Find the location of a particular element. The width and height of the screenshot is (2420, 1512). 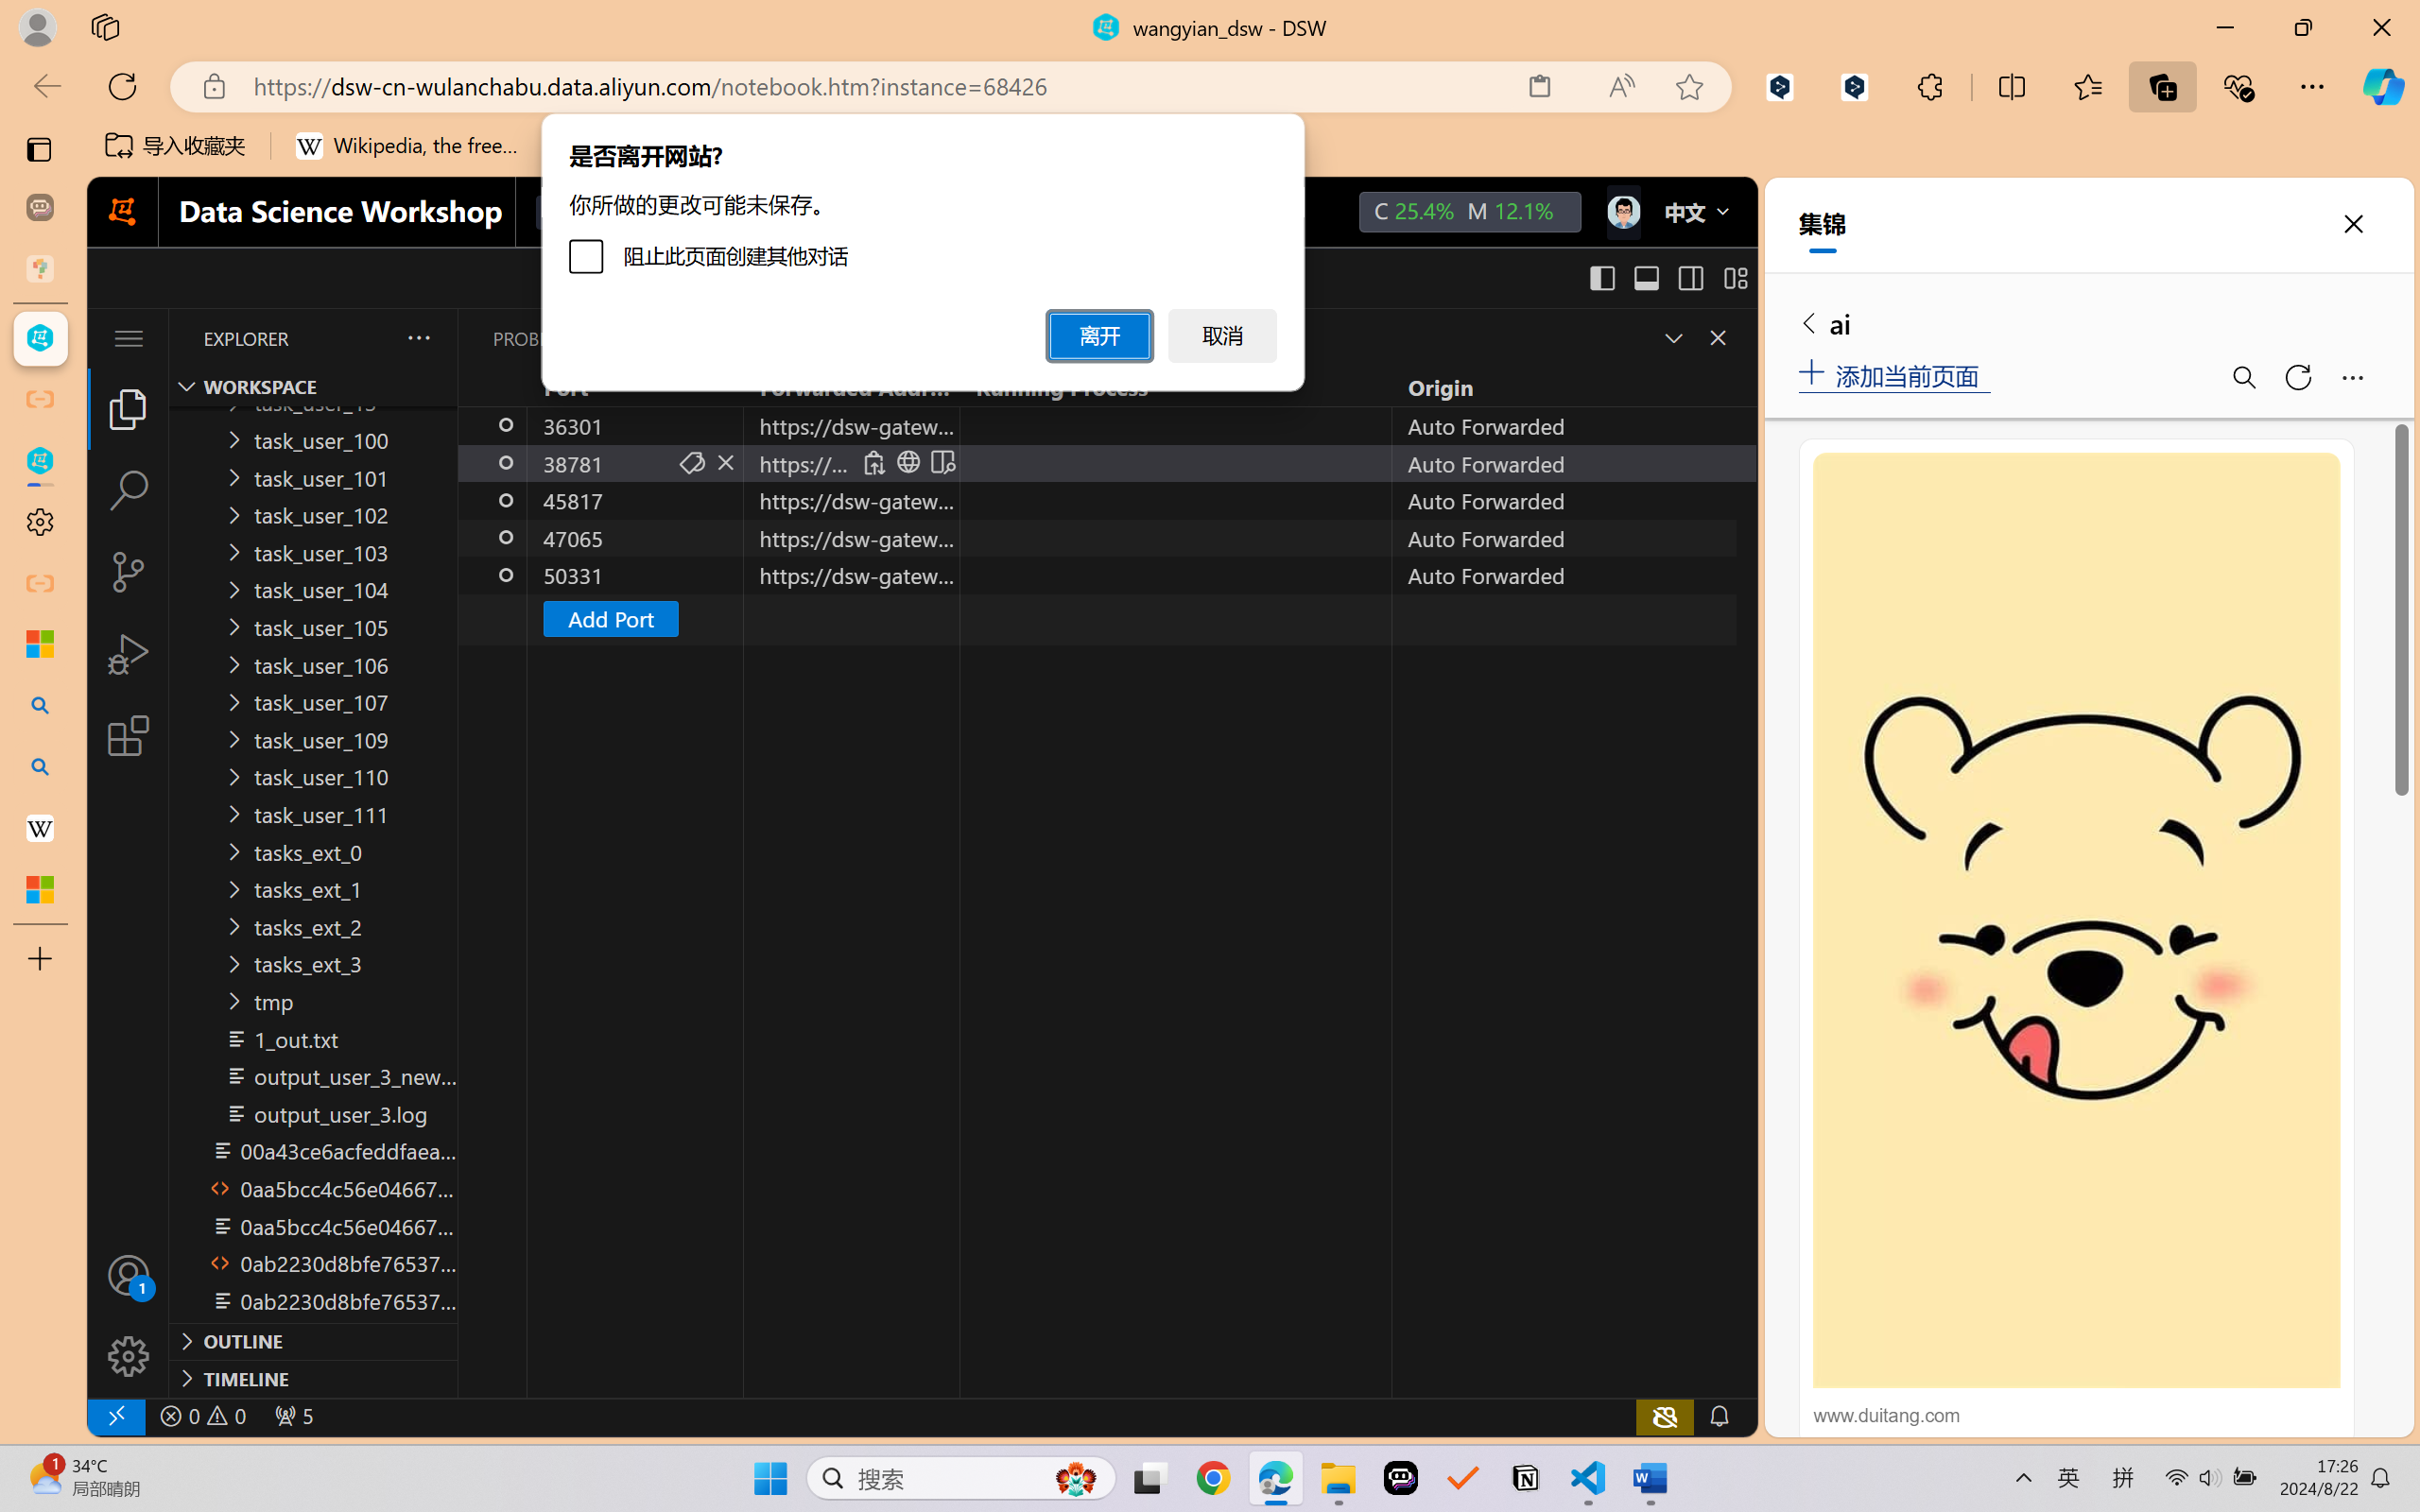

'Explorer actions' is located at coordinates (369, 337).